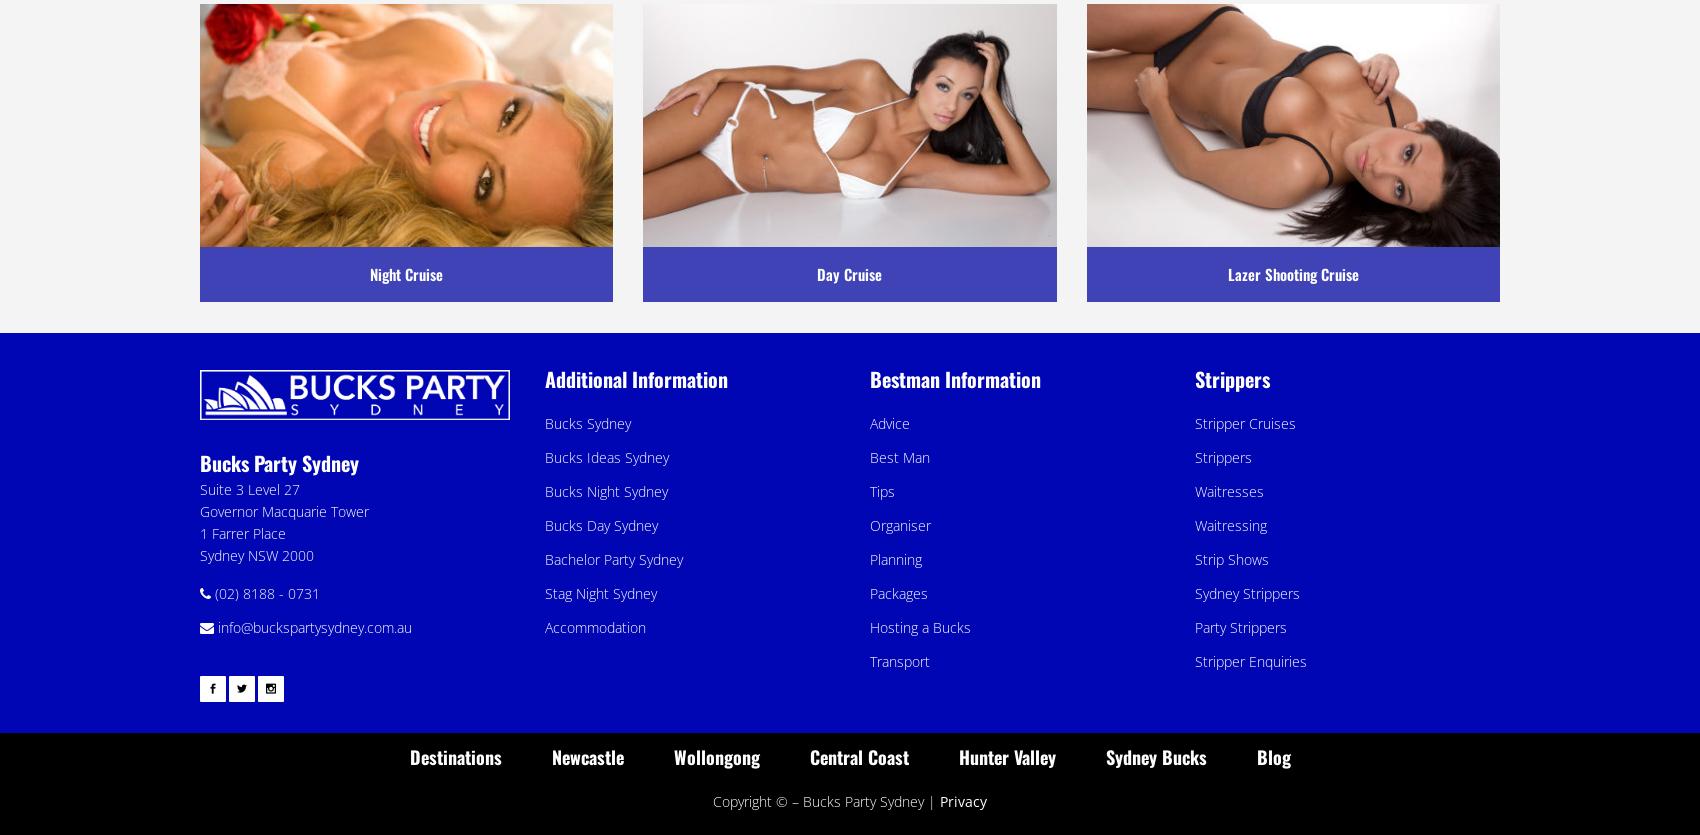 This screenshot has width=1700, height=835. What do you see at coordinates (1244, 422) in the screenshot?
I see `'Stripper Cruises'` at bounding box center [1244, 422].